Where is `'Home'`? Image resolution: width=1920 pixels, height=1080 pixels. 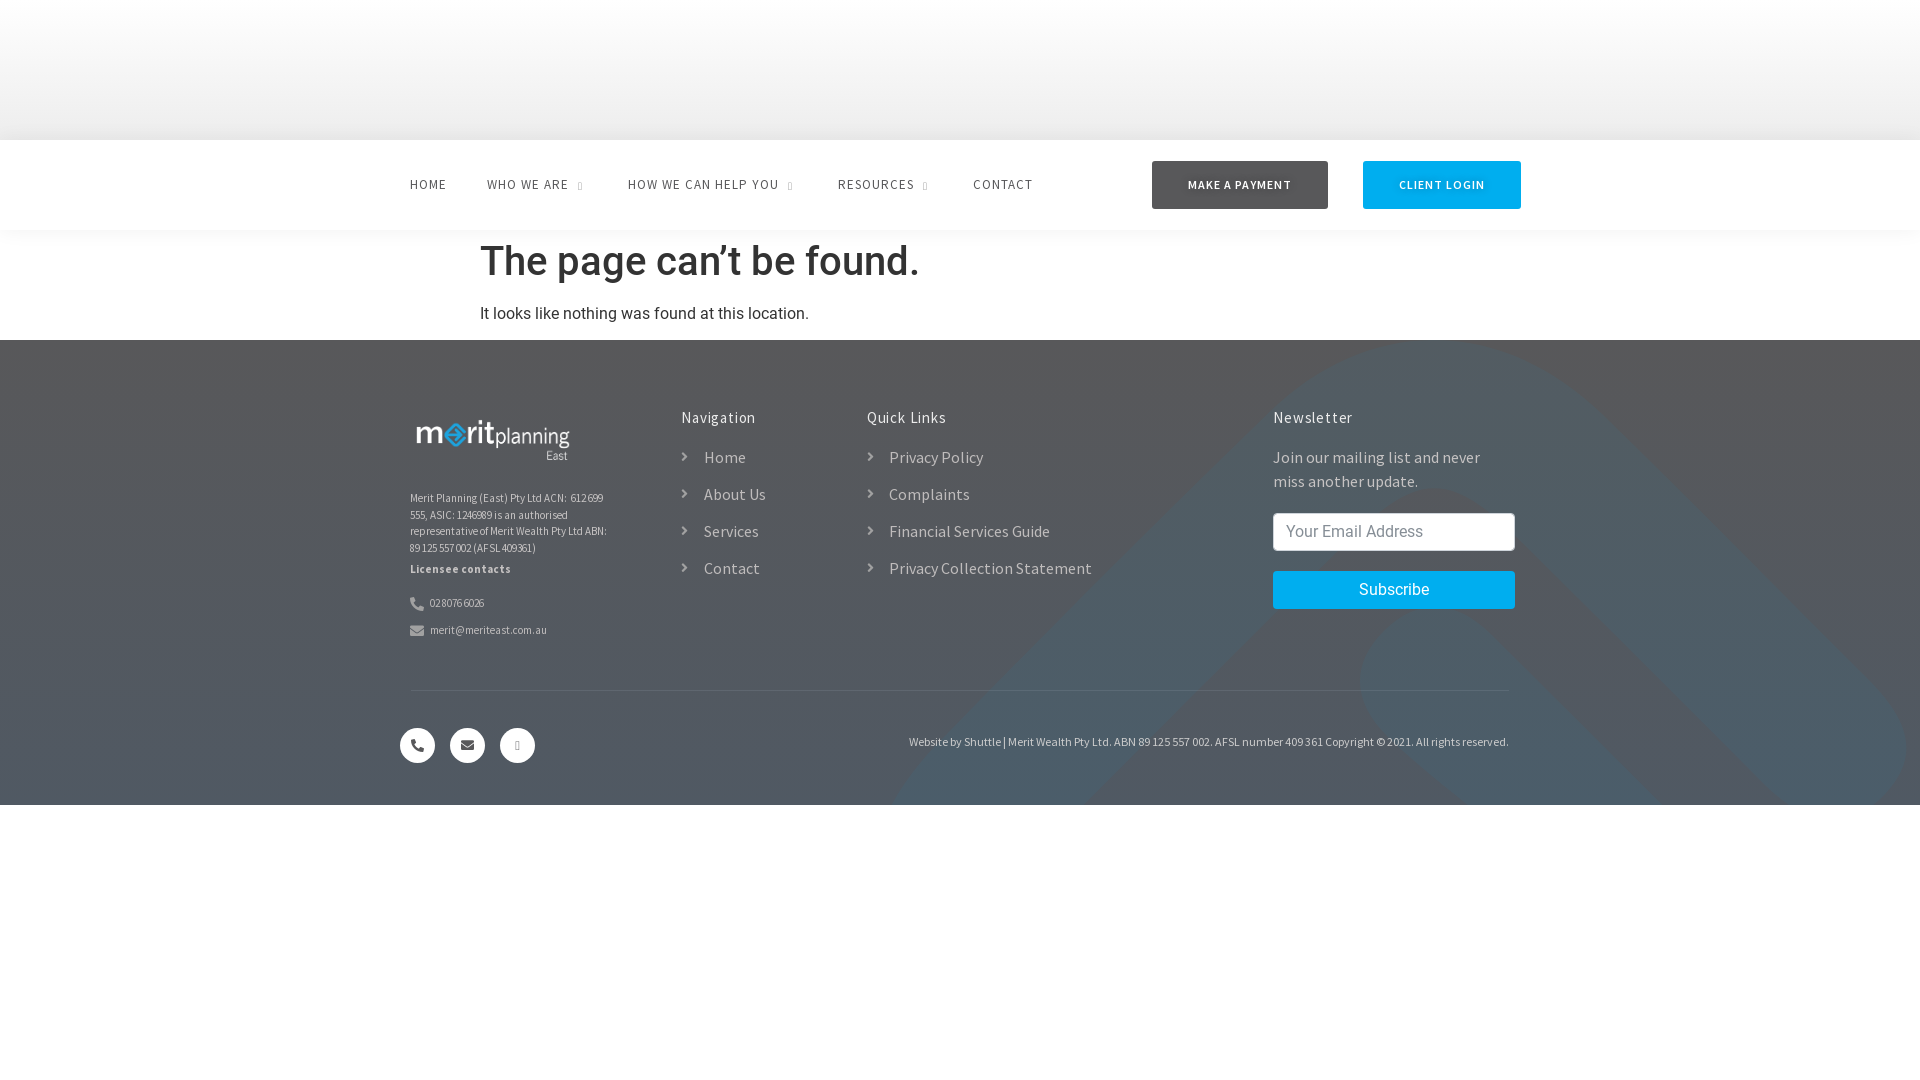
'Home' is located at coordinates (762, 456).